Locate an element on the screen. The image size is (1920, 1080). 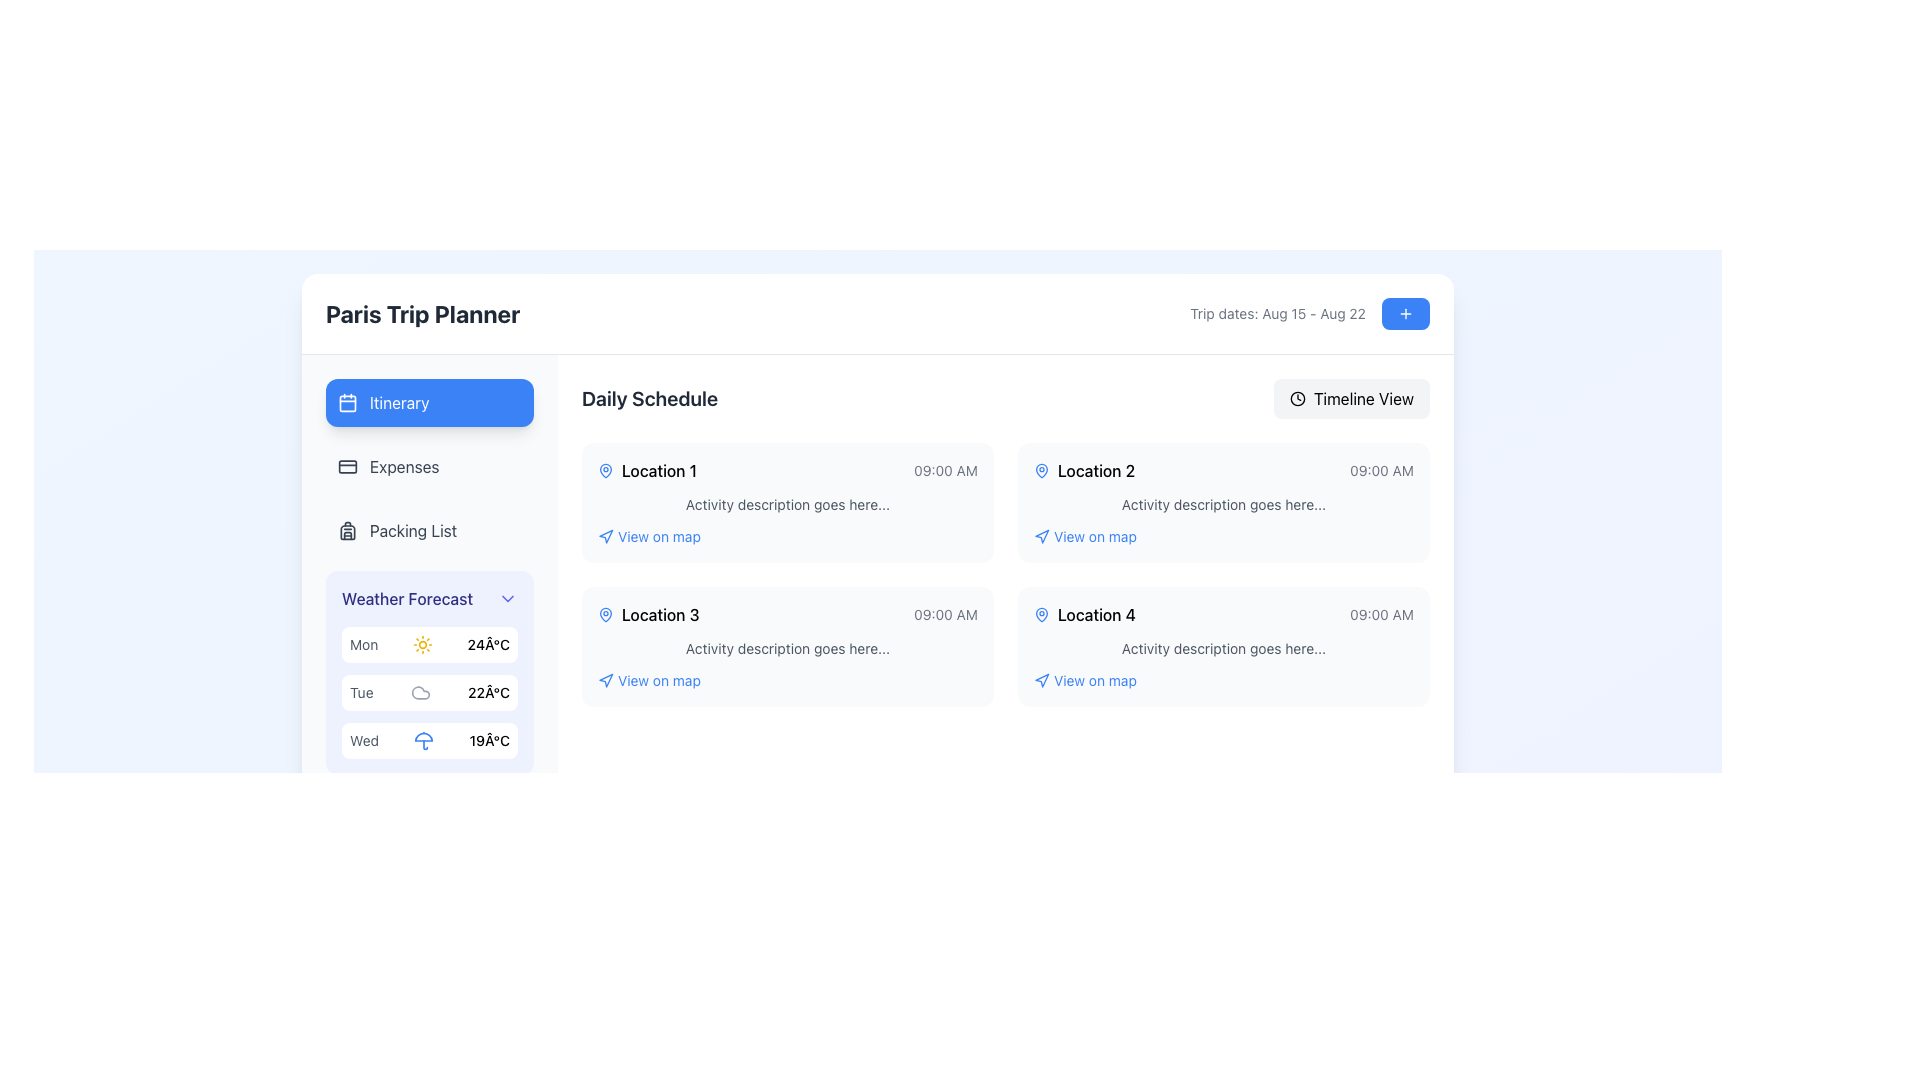
the text component displaying 'Tue' in gray font, which is located in the second item of the 'Weather Forecast' section on the left sidebar is located at coordinates (361, 692).